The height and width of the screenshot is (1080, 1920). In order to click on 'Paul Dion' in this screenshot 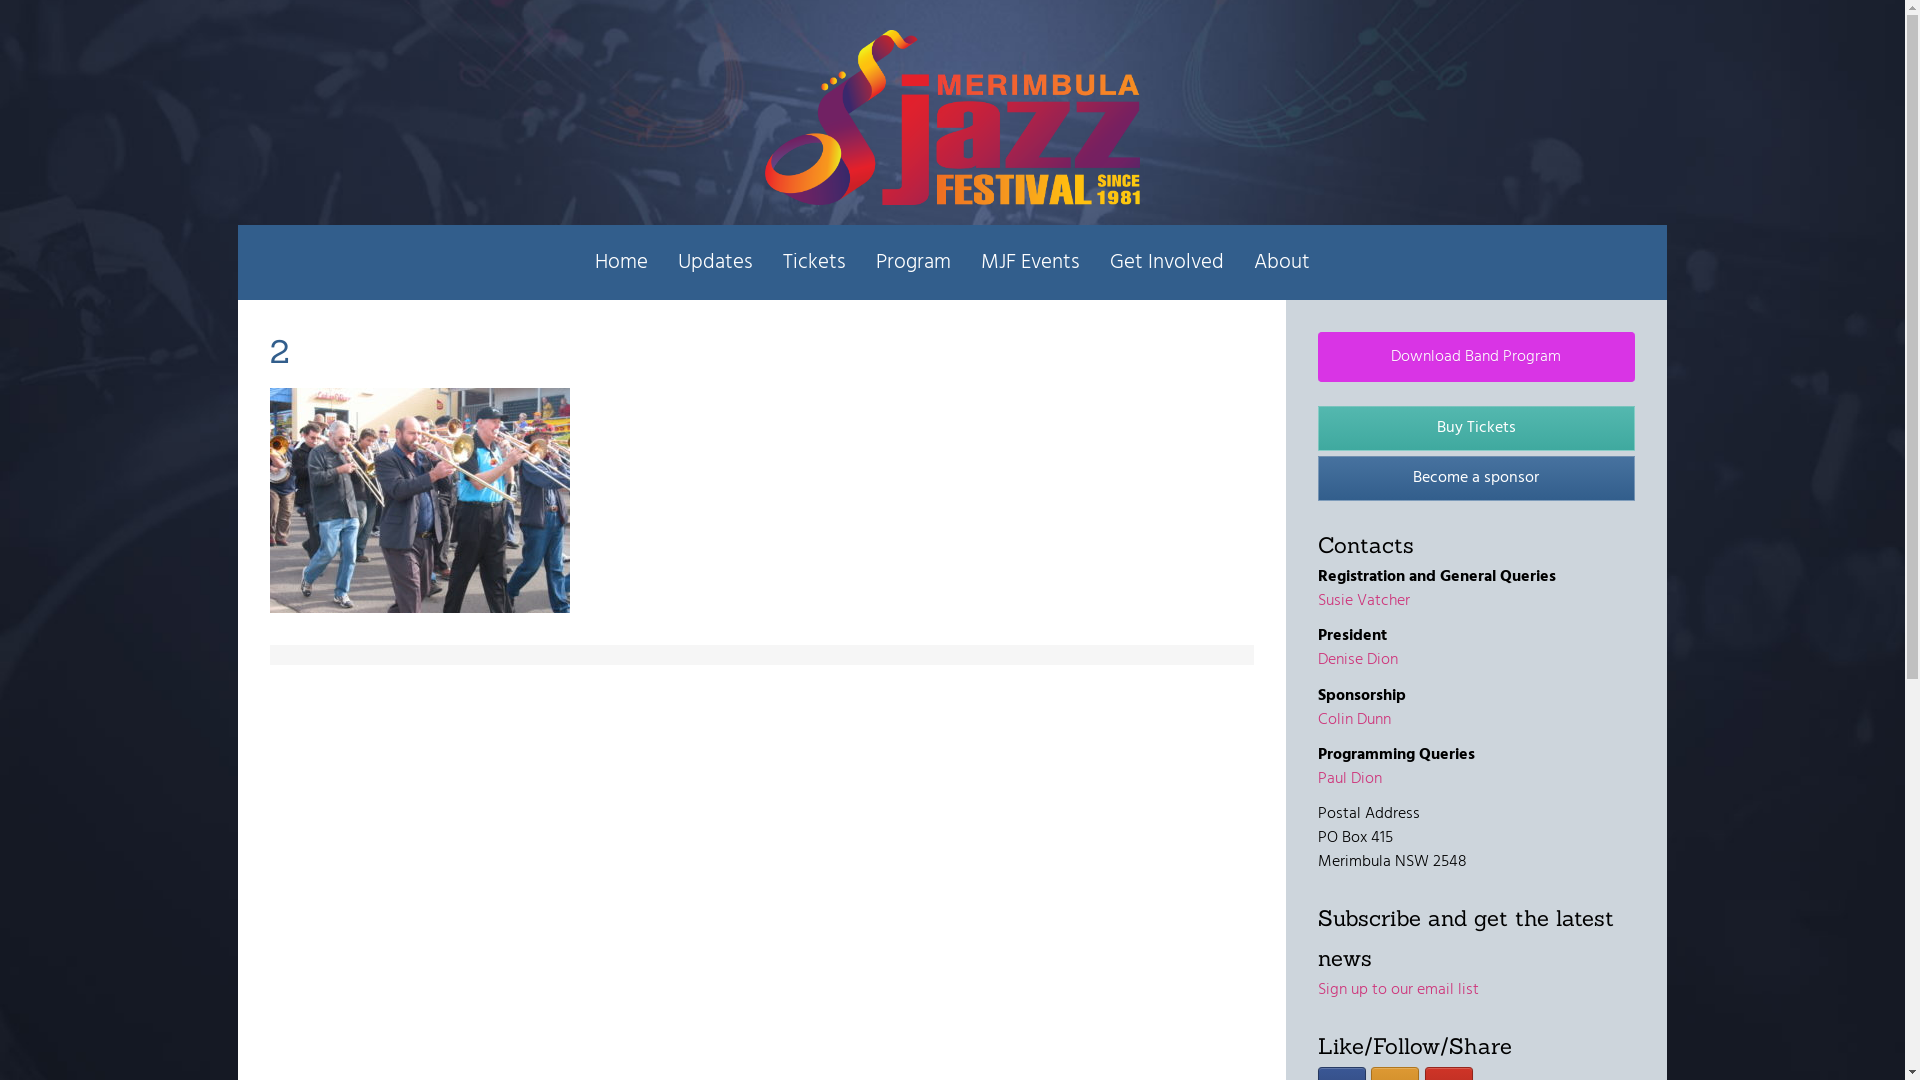, I will do `click(1349, 778)`.